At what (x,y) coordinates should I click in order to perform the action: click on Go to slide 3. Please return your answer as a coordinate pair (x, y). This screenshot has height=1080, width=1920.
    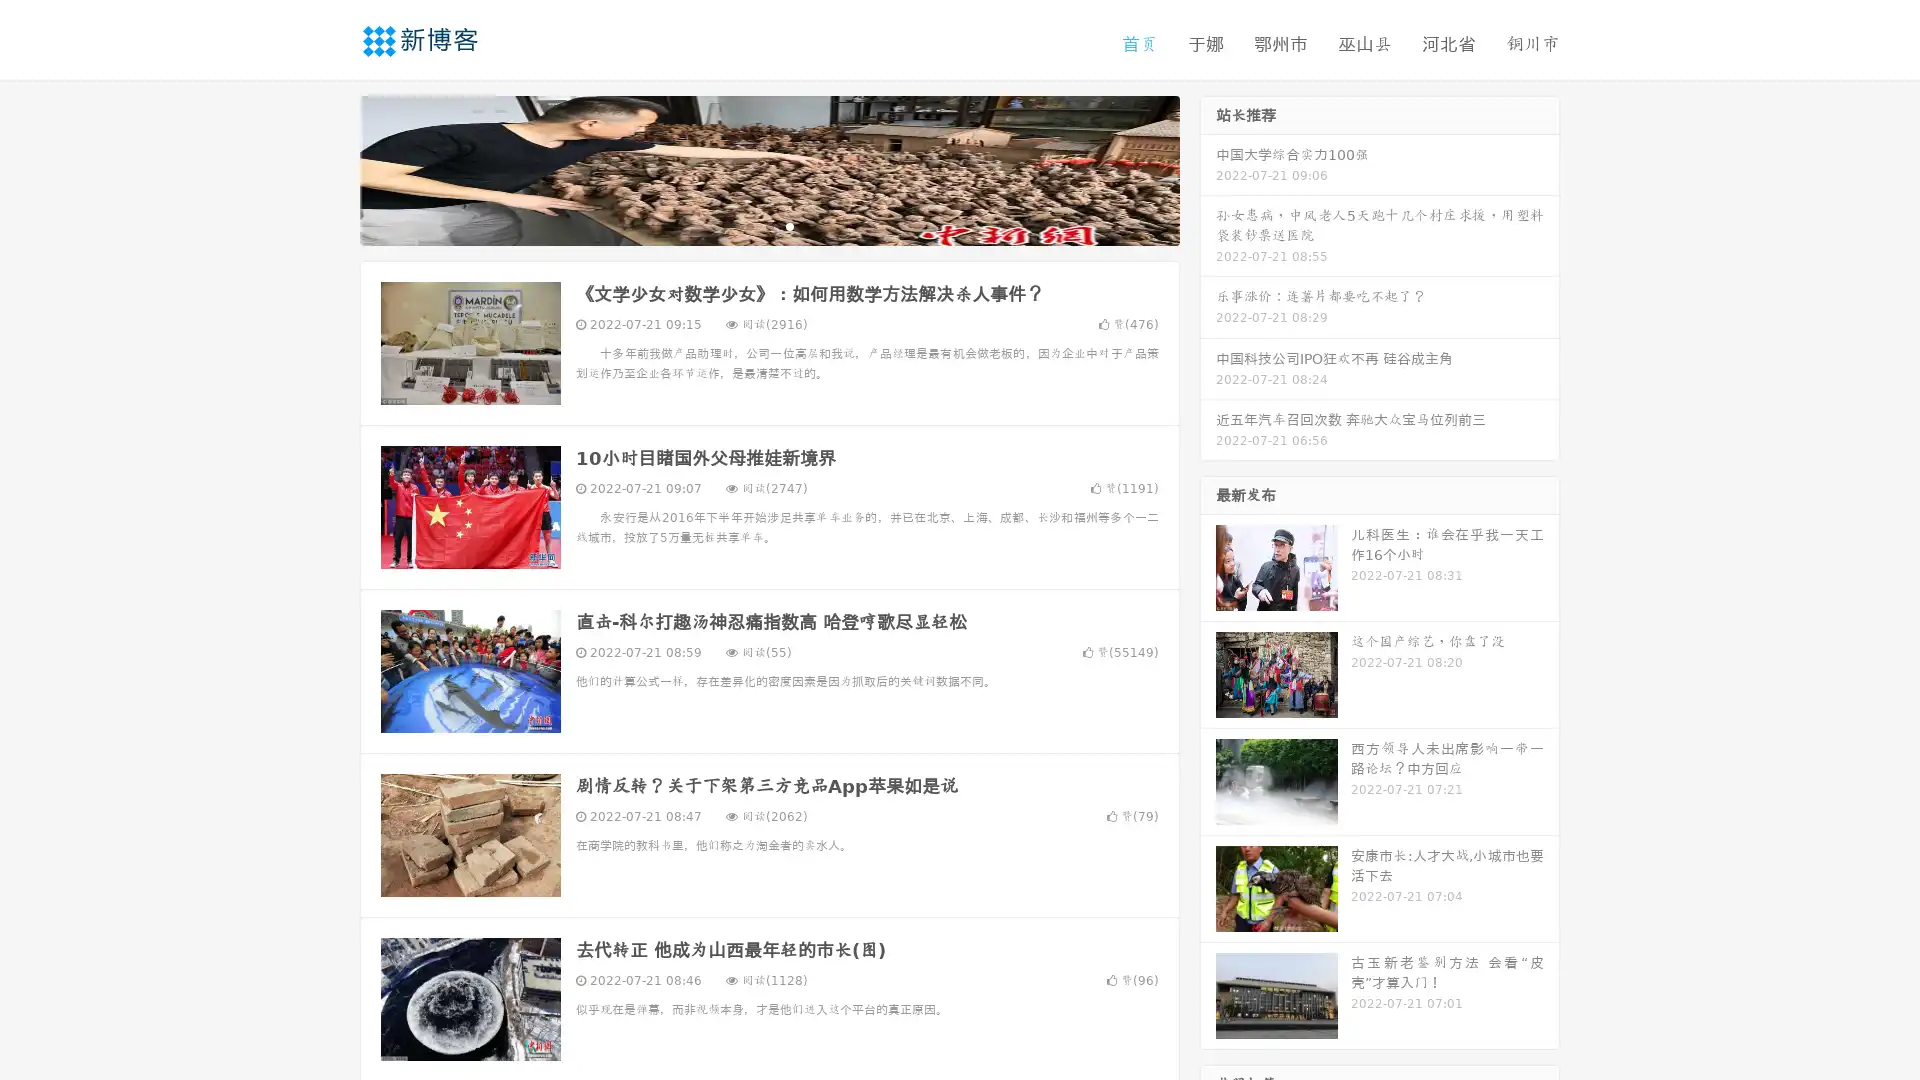
    Looking at the image, I should click on (789, 225).